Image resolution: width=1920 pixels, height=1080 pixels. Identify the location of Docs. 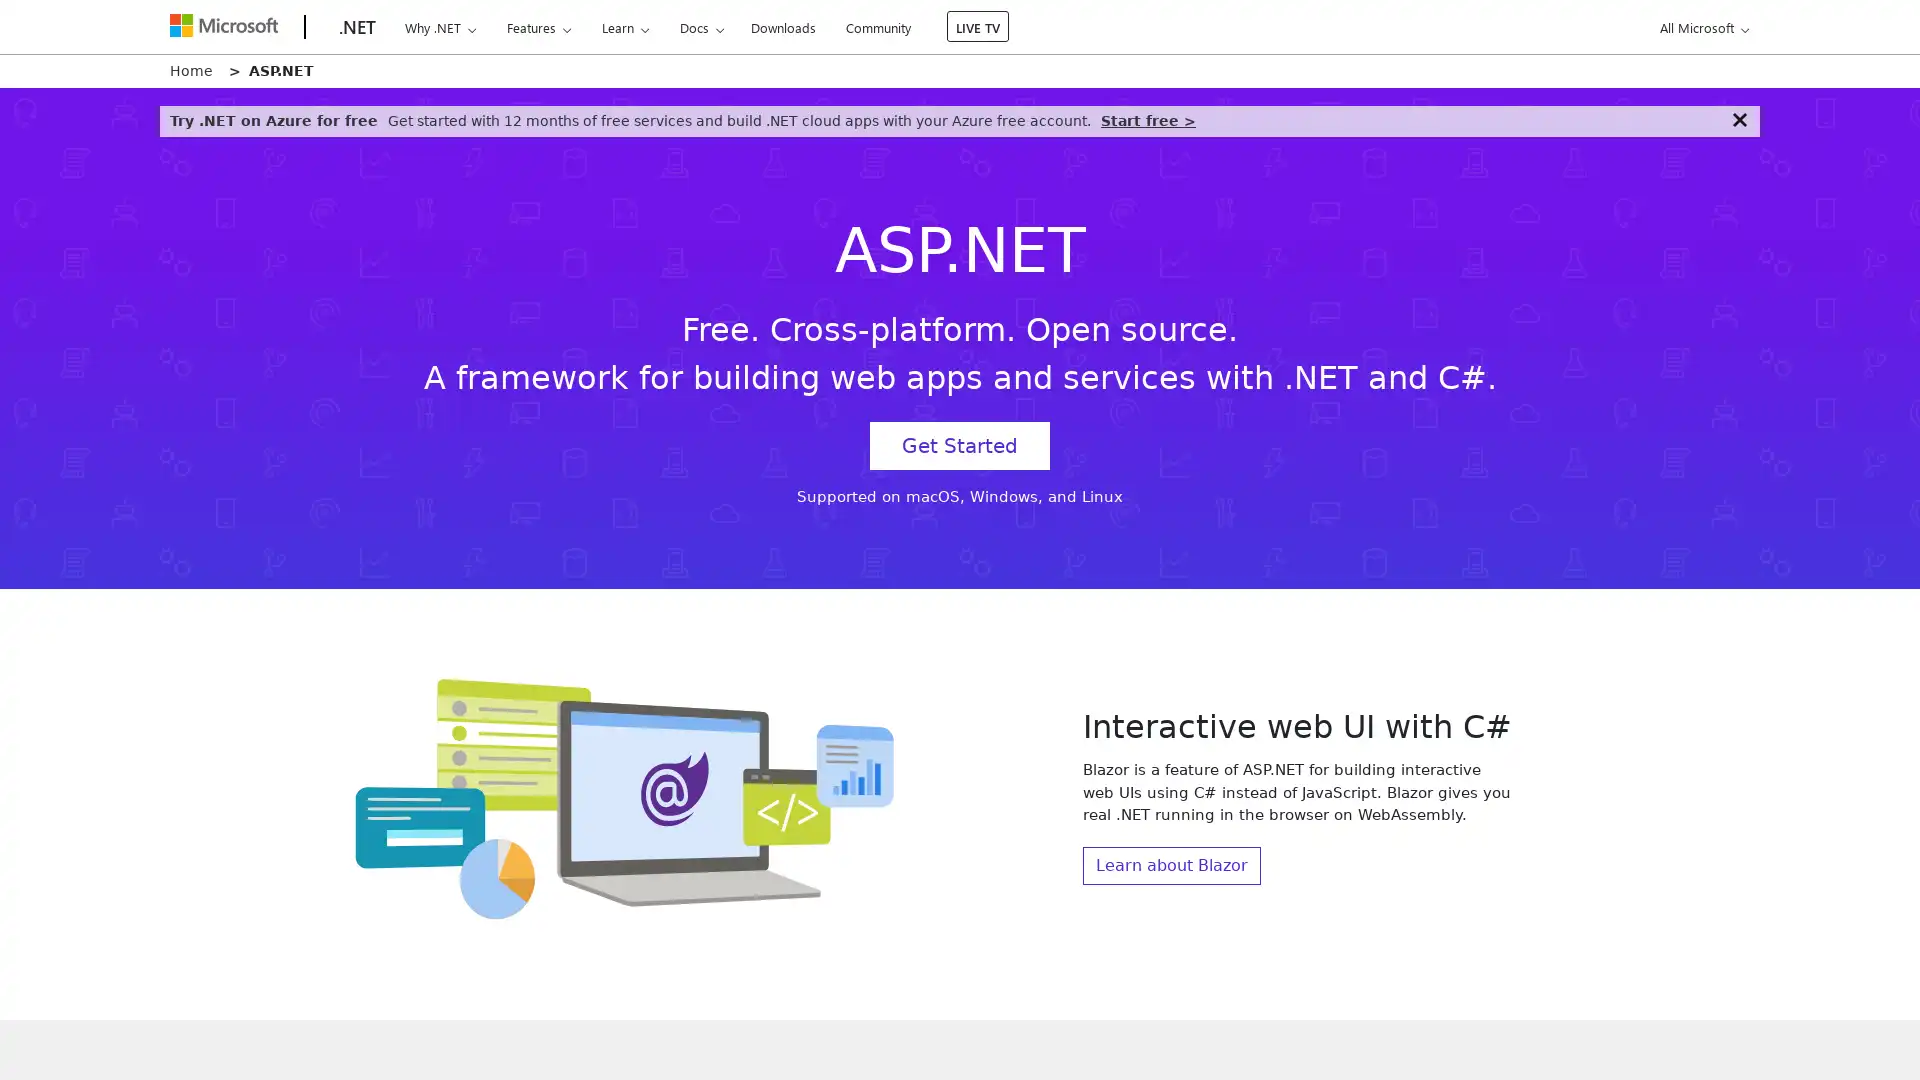
(701, 27).